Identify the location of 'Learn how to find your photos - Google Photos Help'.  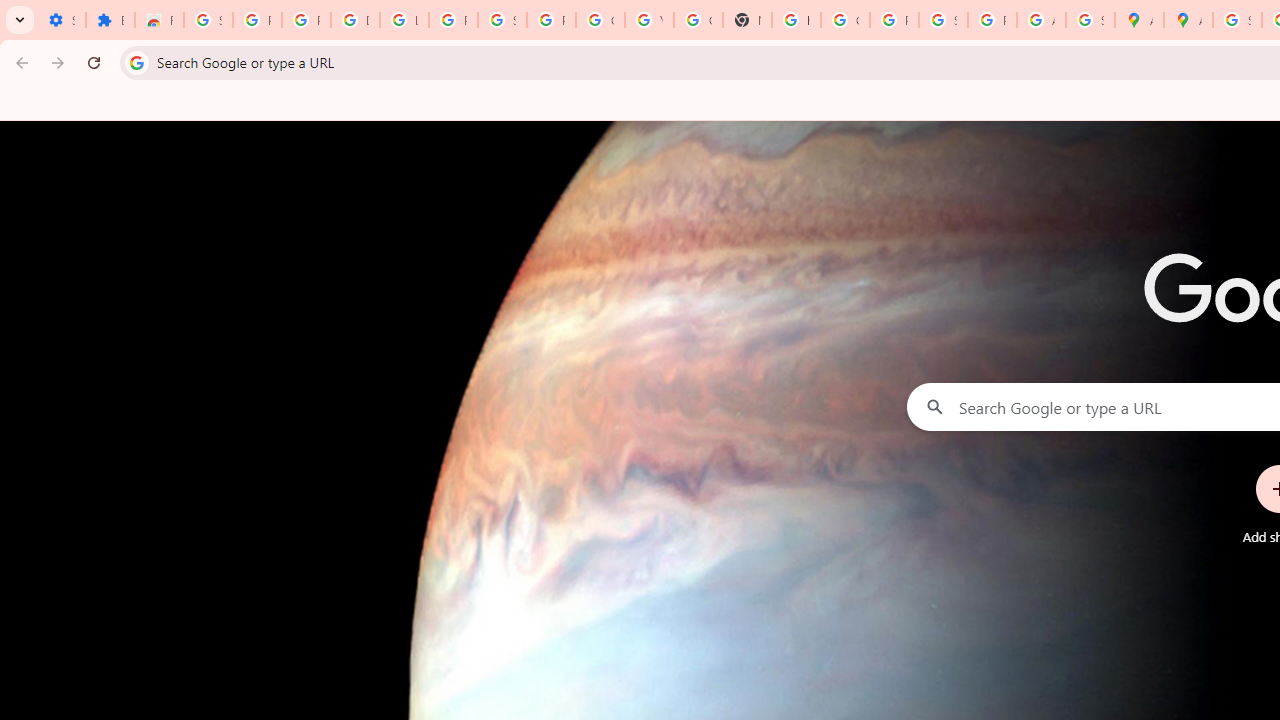
(403, 20).